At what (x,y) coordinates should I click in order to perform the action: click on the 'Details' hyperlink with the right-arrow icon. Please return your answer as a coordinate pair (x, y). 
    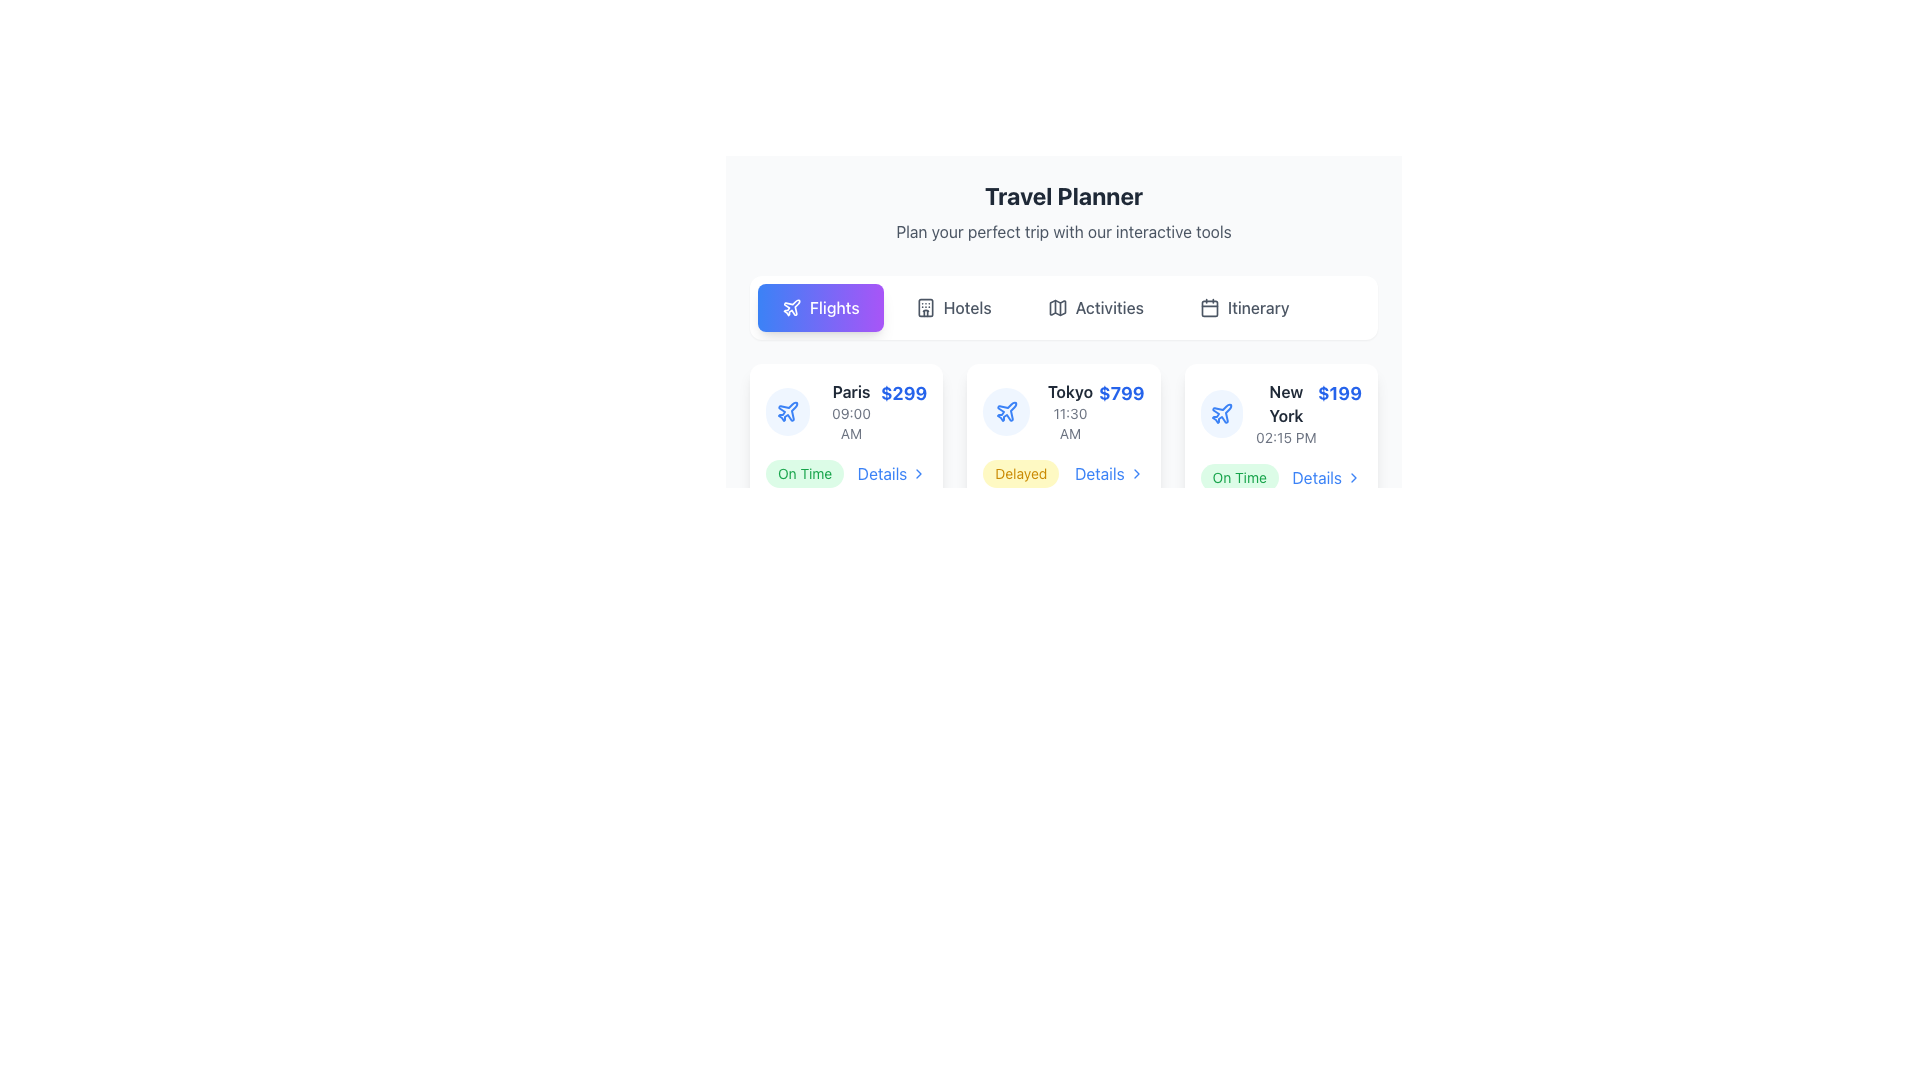
    Looking at the image, I should click on (891, 474).